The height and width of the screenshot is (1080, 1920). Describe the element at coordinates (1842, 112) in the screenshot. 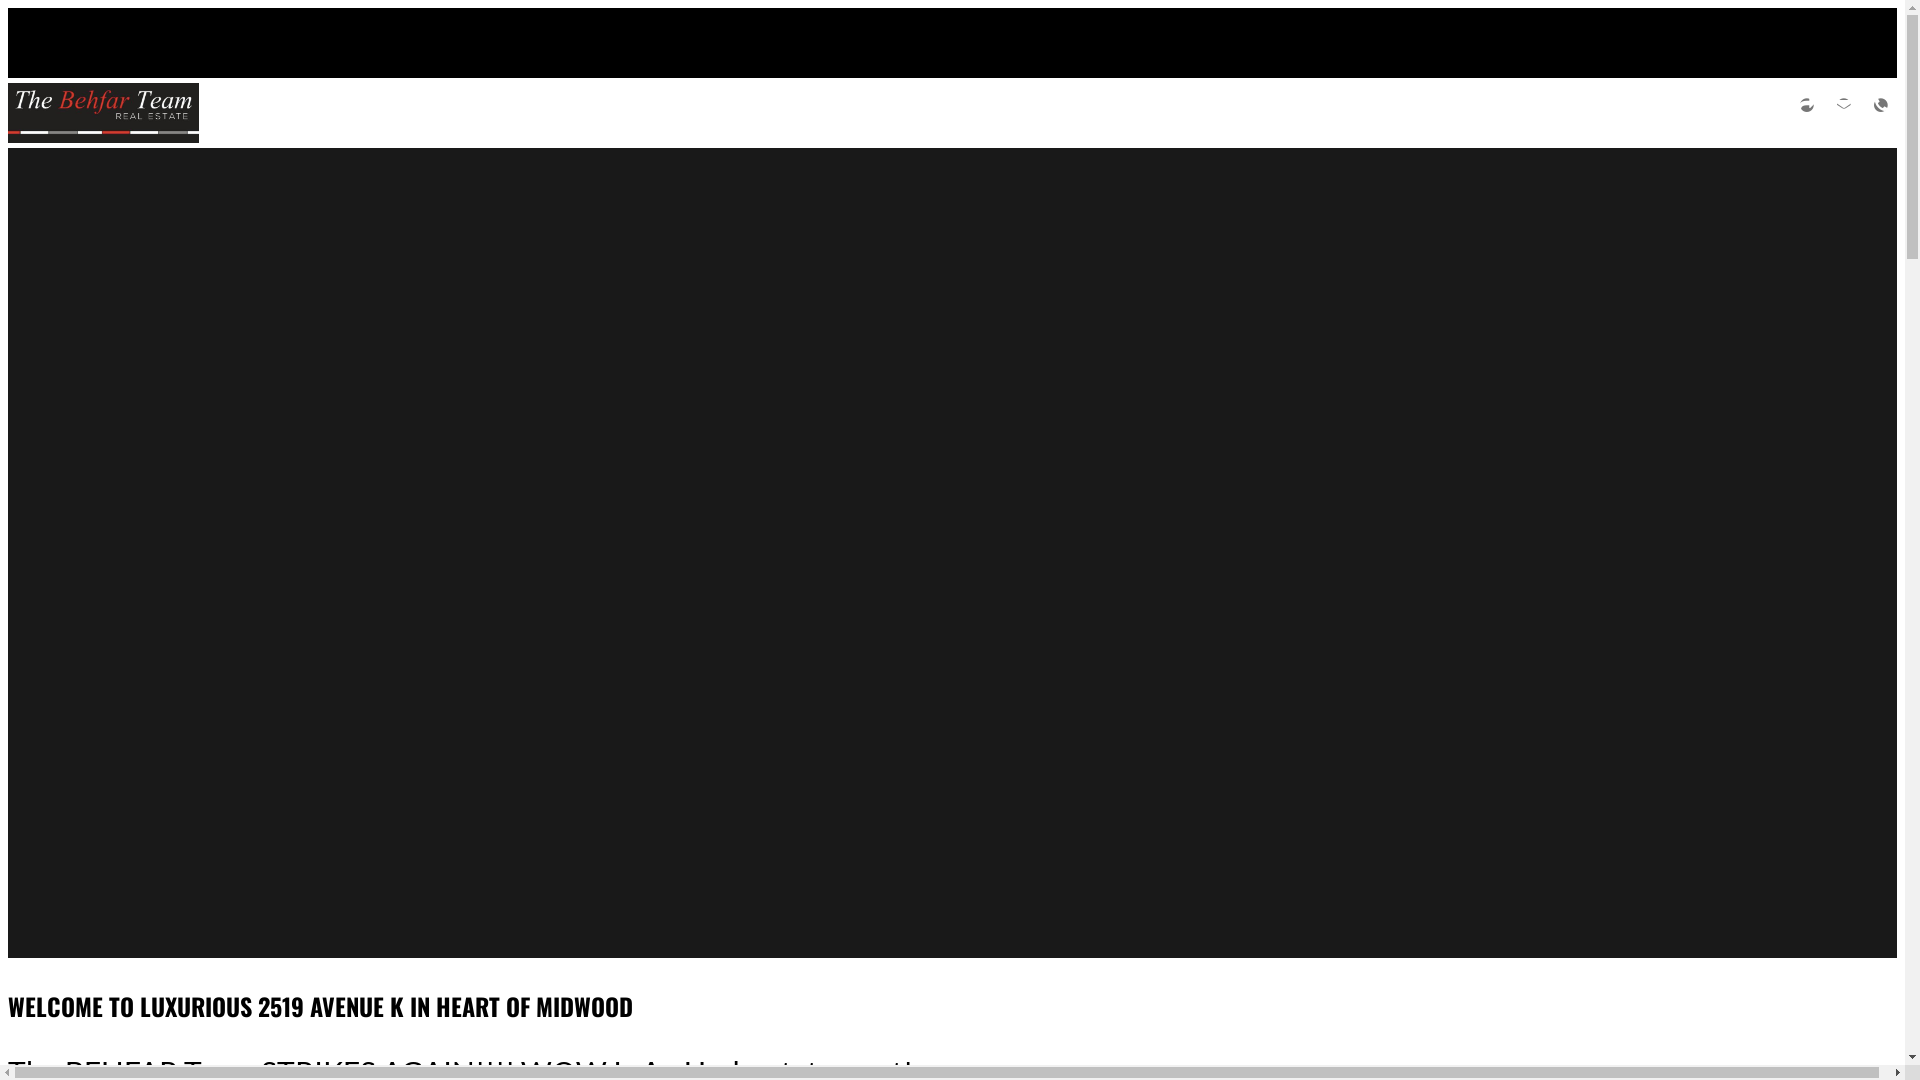

I see `'CONTACT'` at that location.